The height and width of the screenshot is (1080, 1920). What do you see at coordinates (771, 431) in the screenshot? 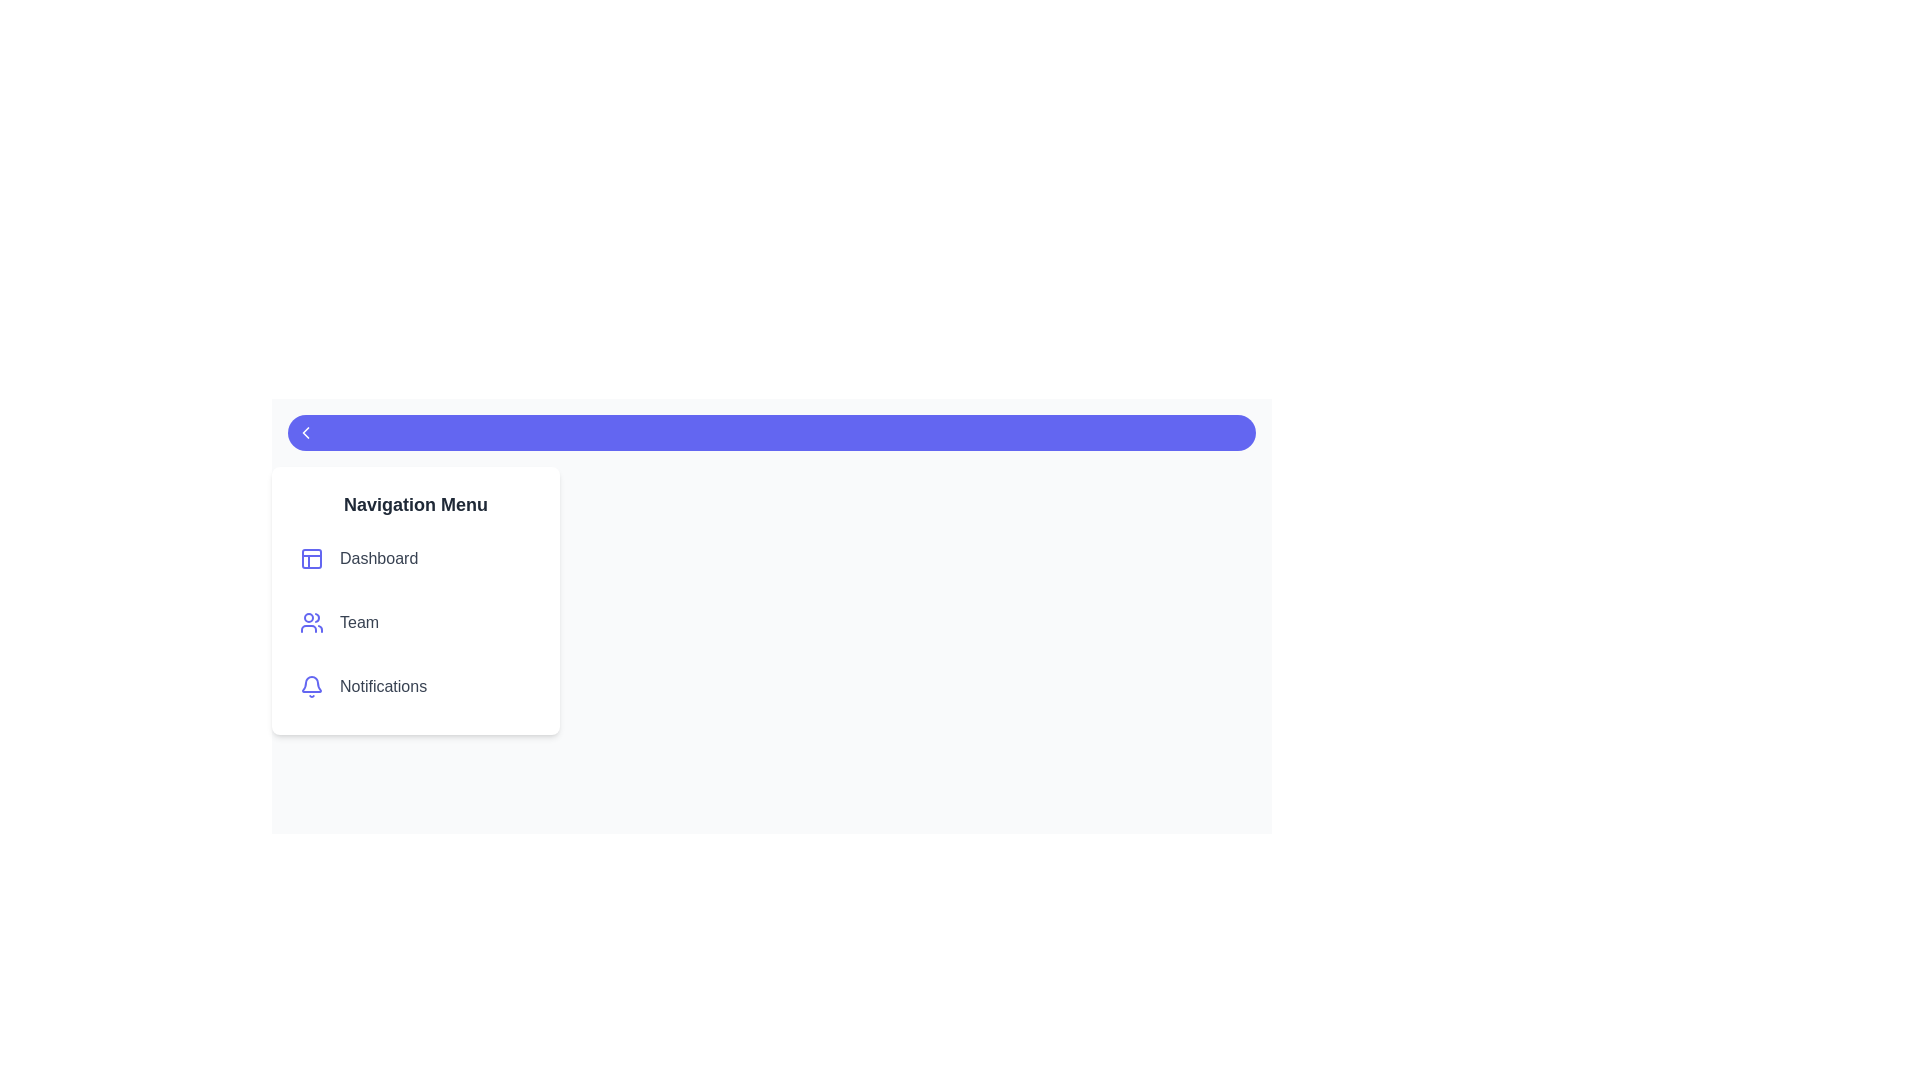
I see `the toggle button to toggle the drawer open or closed` at bounding box center [771, 431].